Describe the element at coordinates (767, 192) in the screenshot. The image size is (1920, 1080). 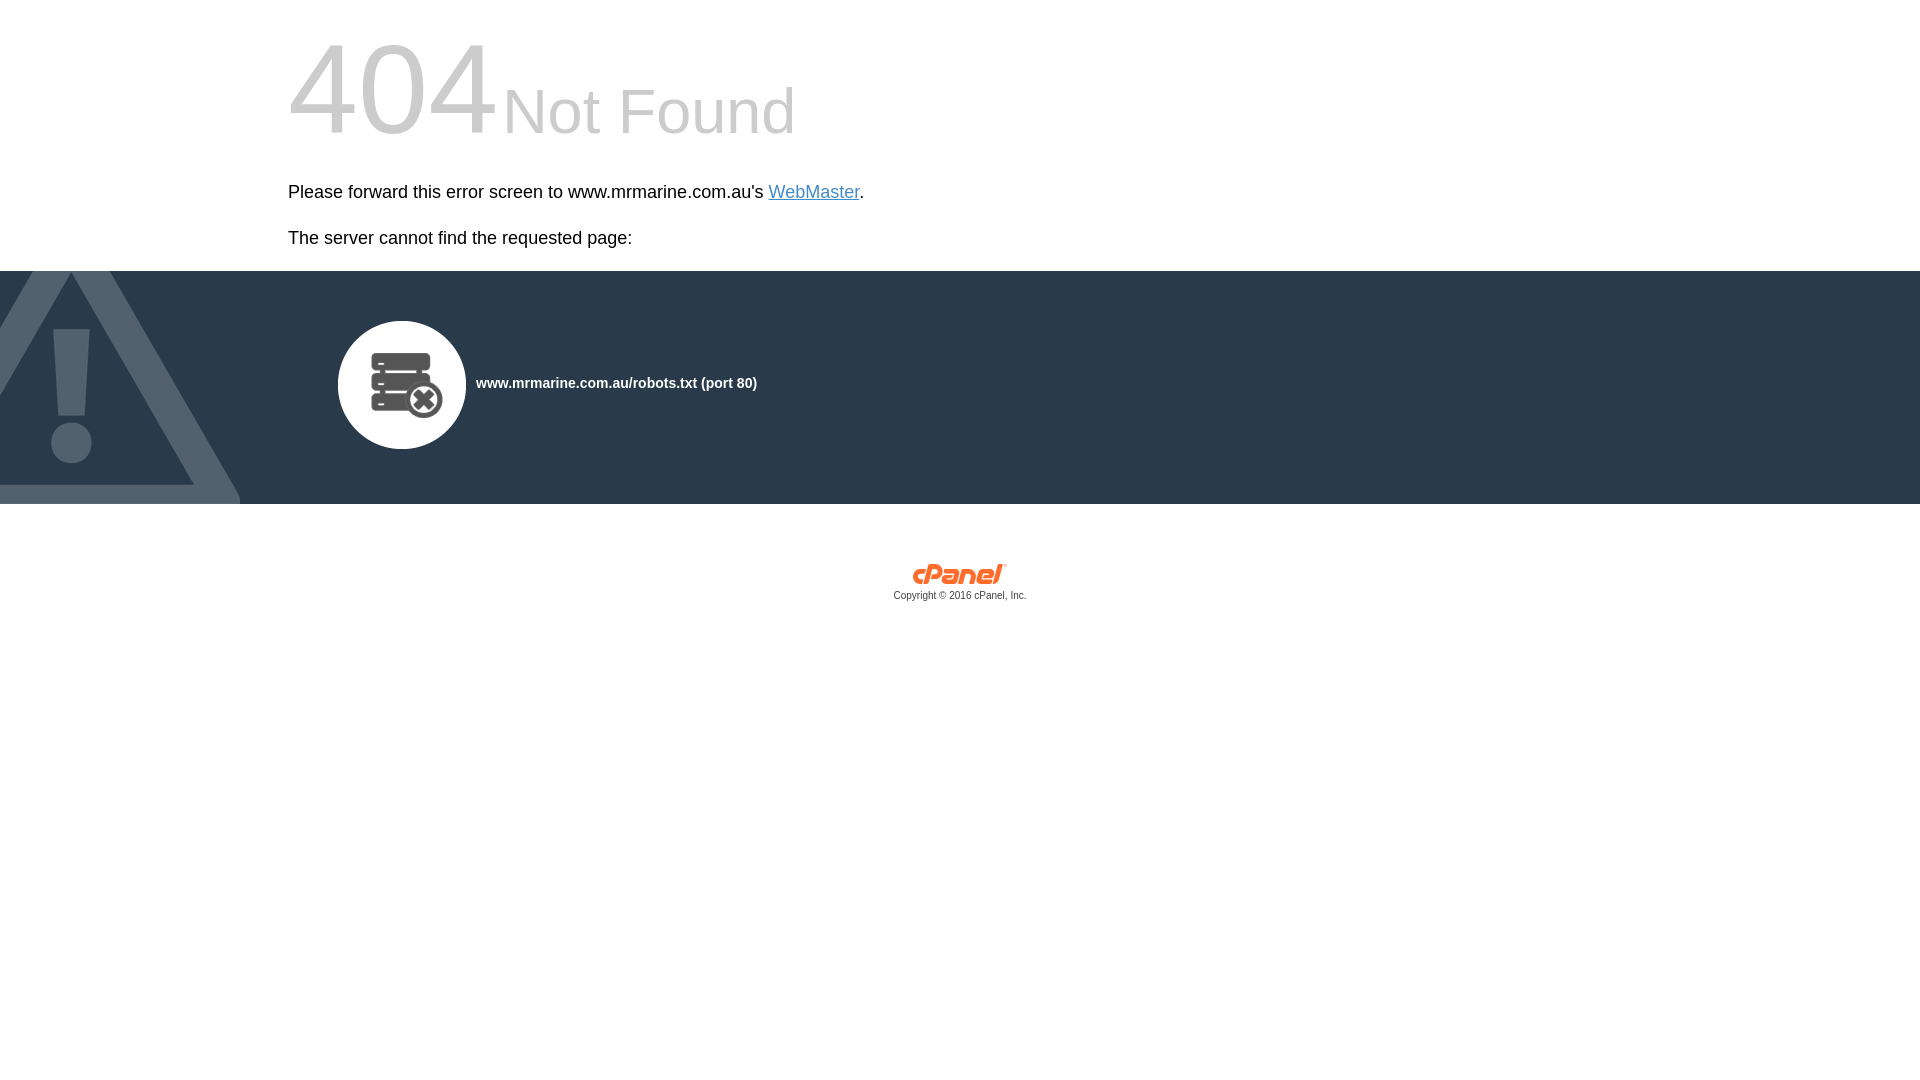
I see `'WebMaster'` at that location.